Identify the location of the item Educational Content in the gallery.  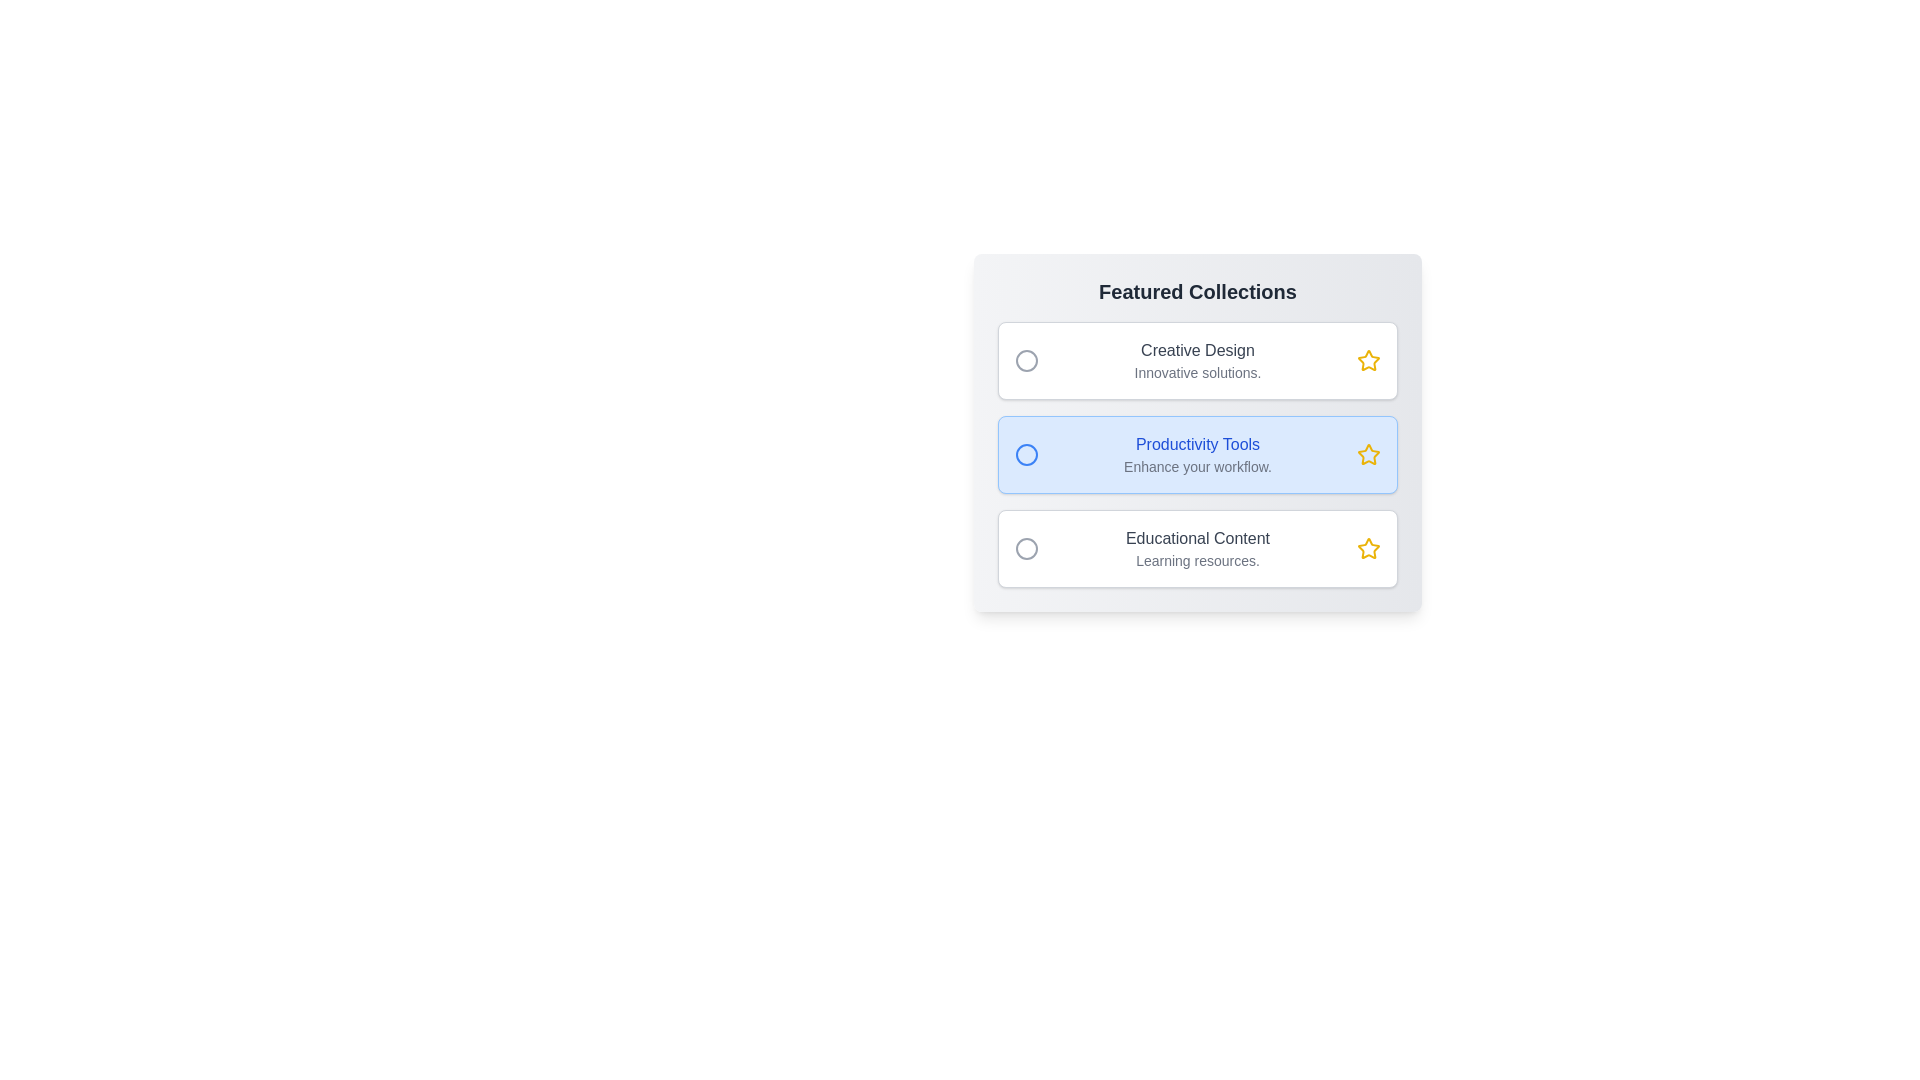
(1198, 548).